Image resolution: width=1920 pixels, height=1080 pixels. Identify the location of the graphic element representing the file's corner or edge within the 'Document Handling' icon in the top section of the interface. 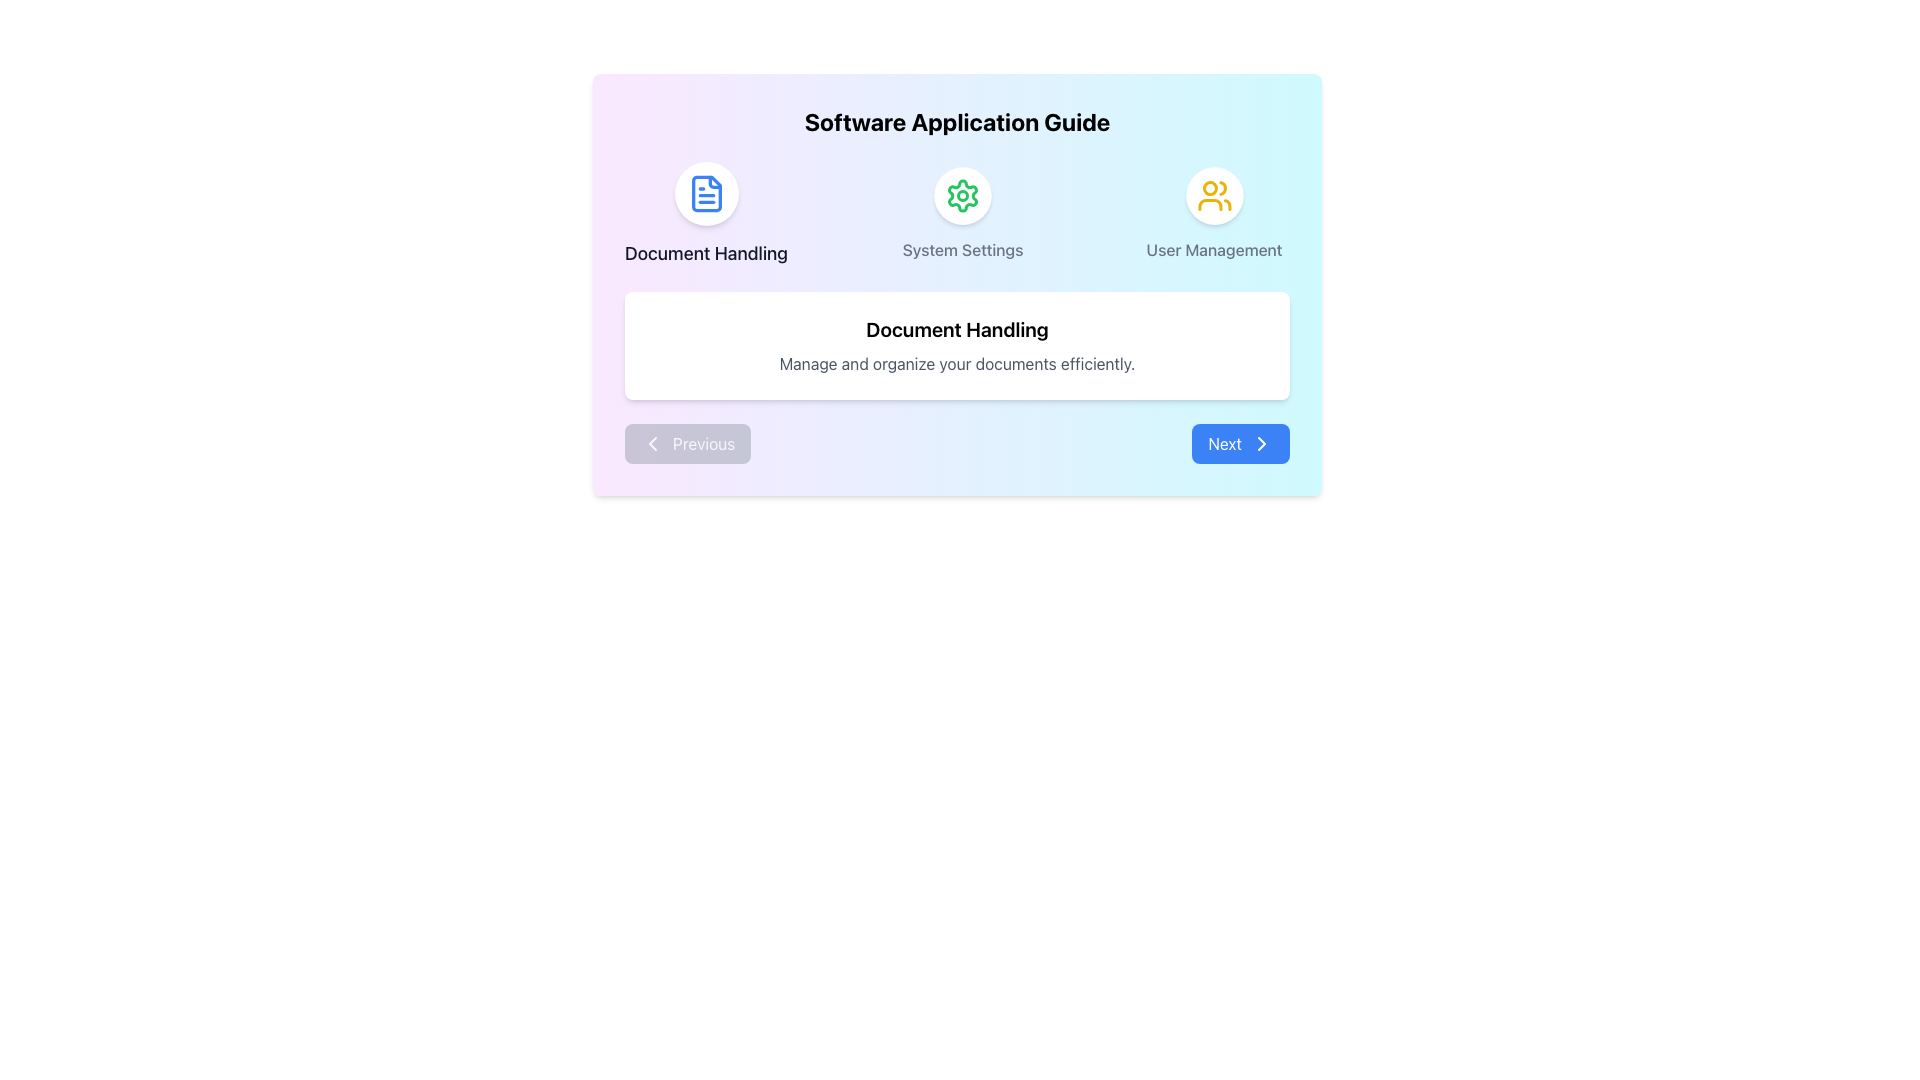
(706, 193).